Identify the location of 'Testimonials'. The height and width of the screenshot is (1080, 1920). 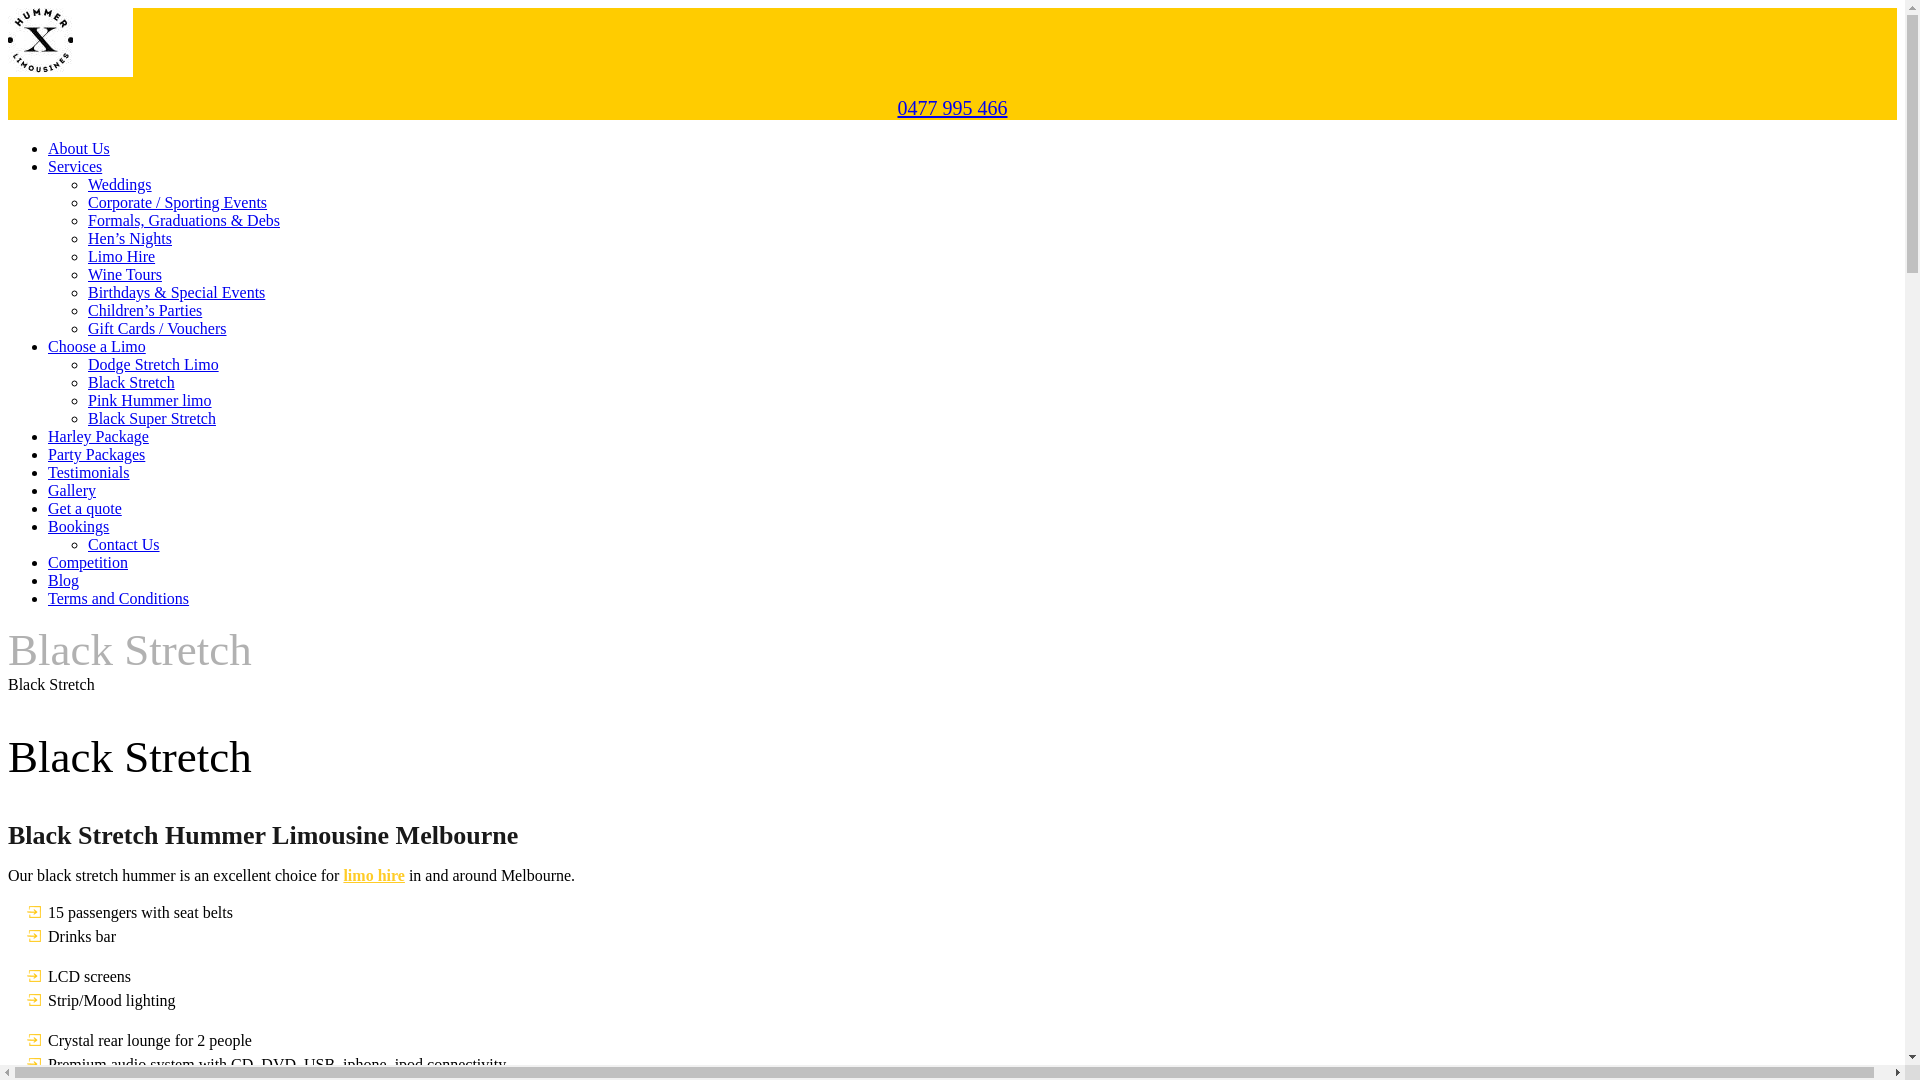
(48, 472).